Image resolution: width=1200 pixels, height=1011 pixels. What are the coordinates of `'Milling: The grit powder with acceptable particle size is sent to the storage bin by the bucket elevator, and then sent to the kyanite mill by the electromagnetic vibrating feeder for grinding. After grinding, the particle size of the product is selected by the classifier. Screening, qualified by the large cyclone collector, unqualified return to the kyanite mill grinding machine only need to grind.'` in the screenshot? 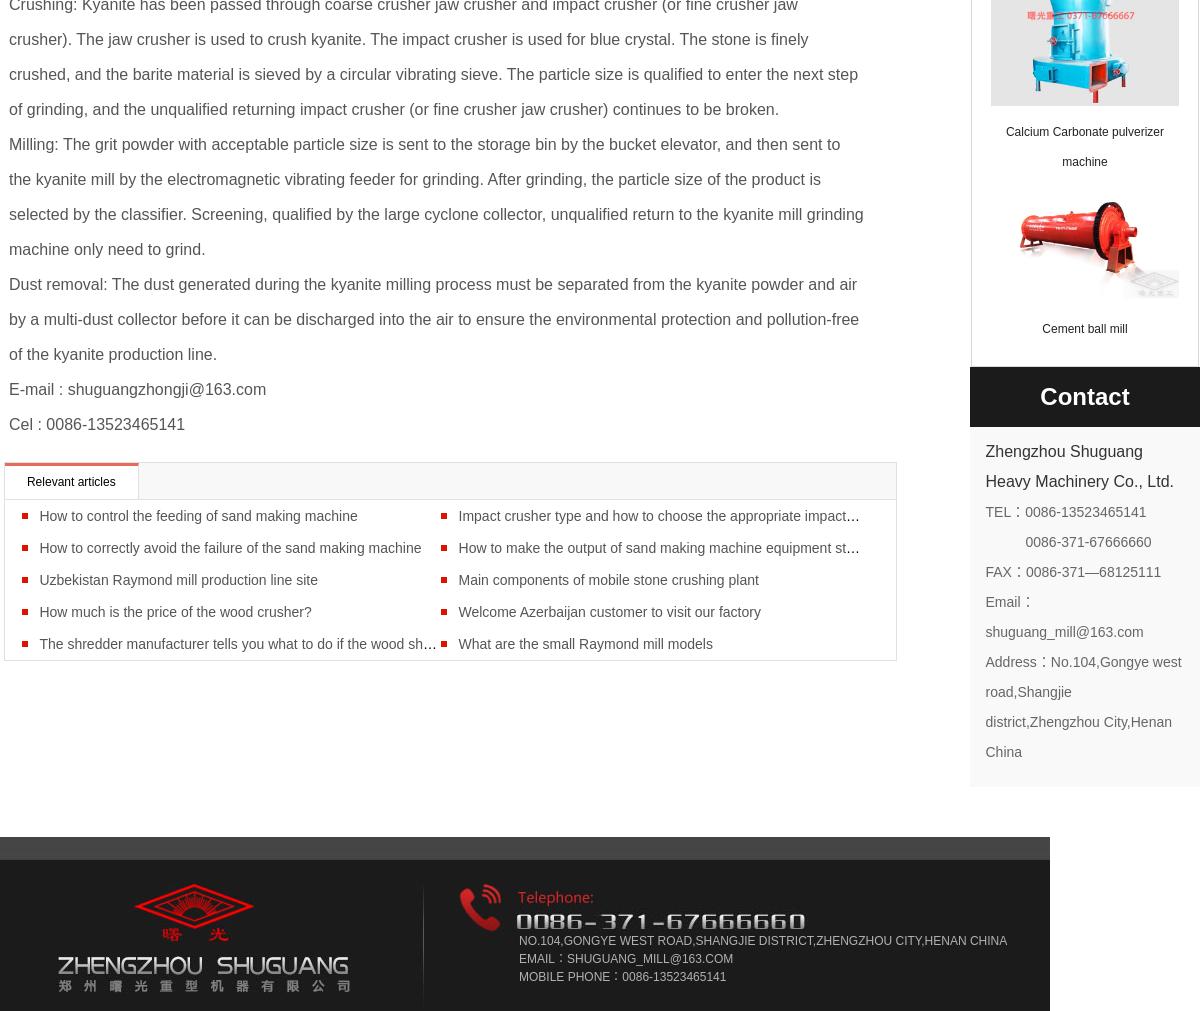 It's located at (435, 196).